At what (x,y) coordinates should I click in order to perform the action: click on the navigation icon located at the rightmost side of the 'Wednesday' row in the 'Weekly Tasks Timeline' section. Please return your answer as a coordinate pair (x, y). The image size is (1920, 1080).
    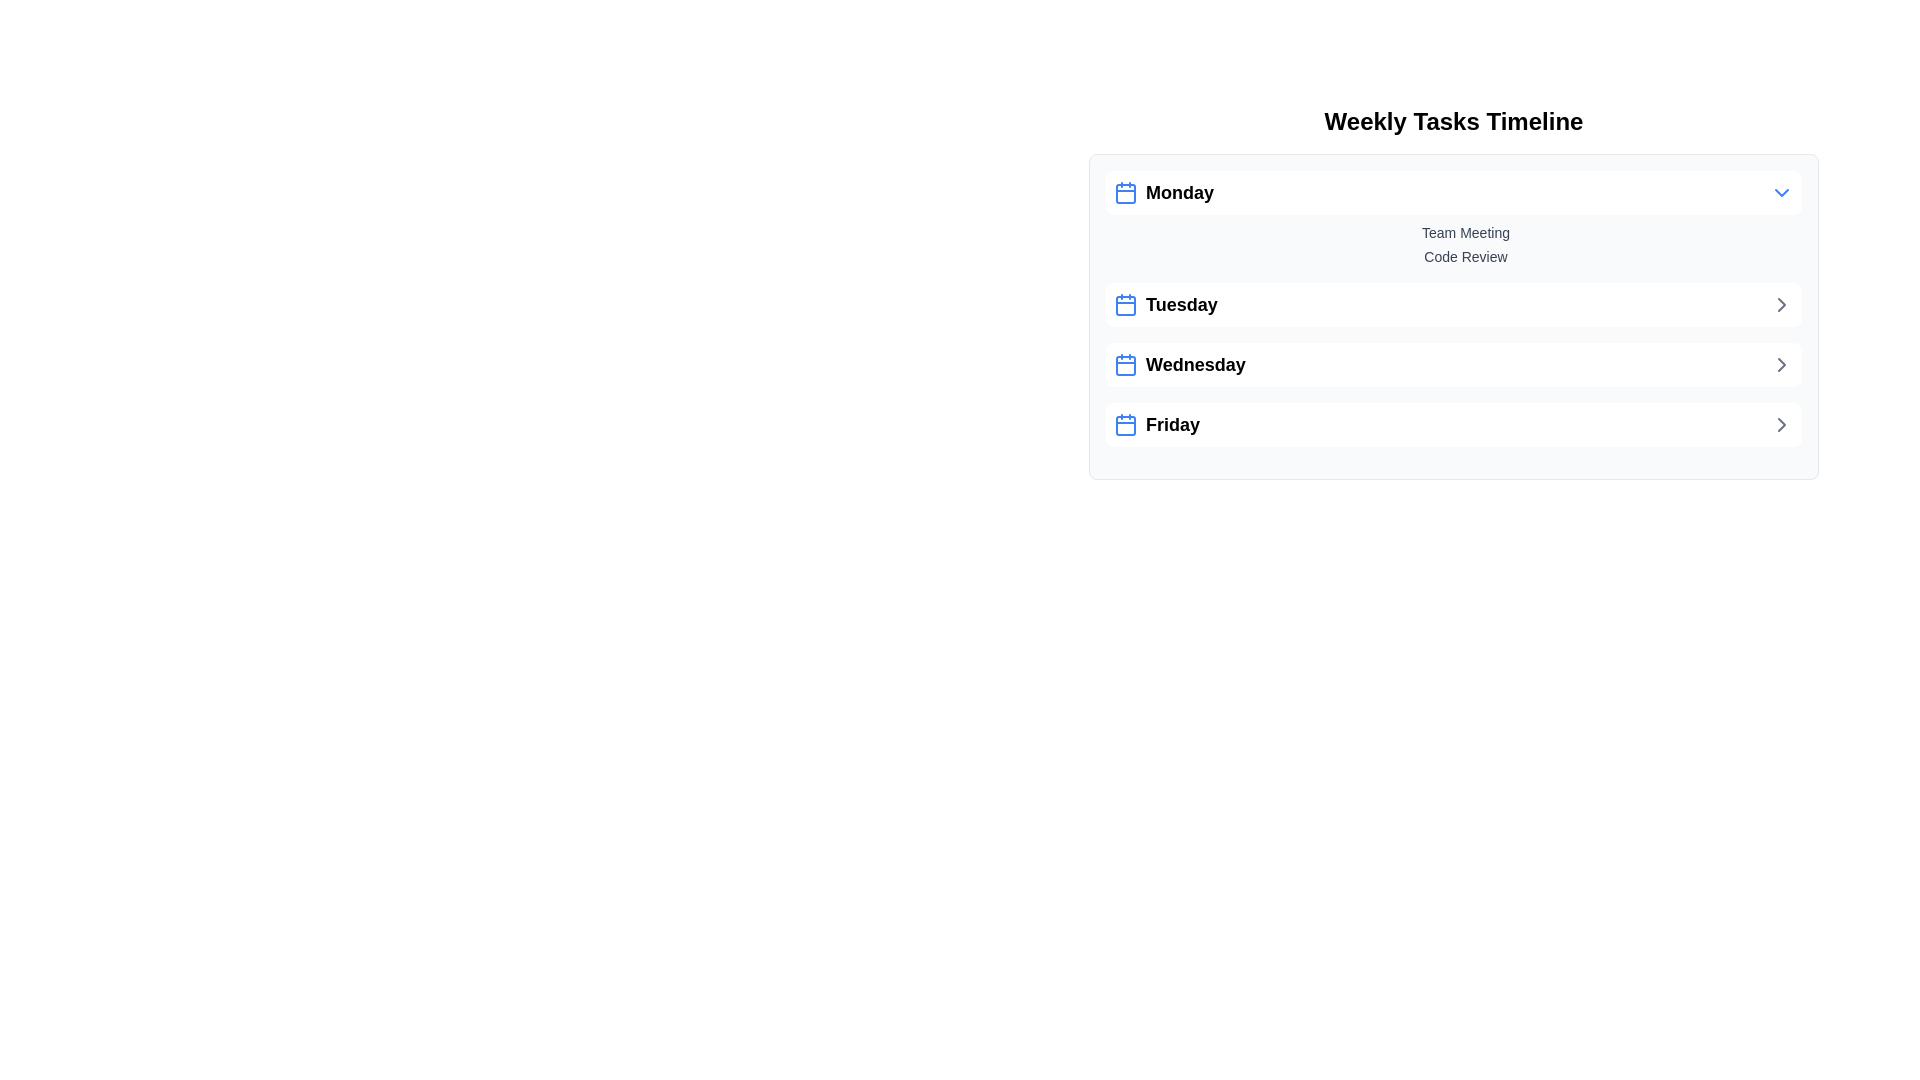
    Looking at the image, I should click on (1781, 365).